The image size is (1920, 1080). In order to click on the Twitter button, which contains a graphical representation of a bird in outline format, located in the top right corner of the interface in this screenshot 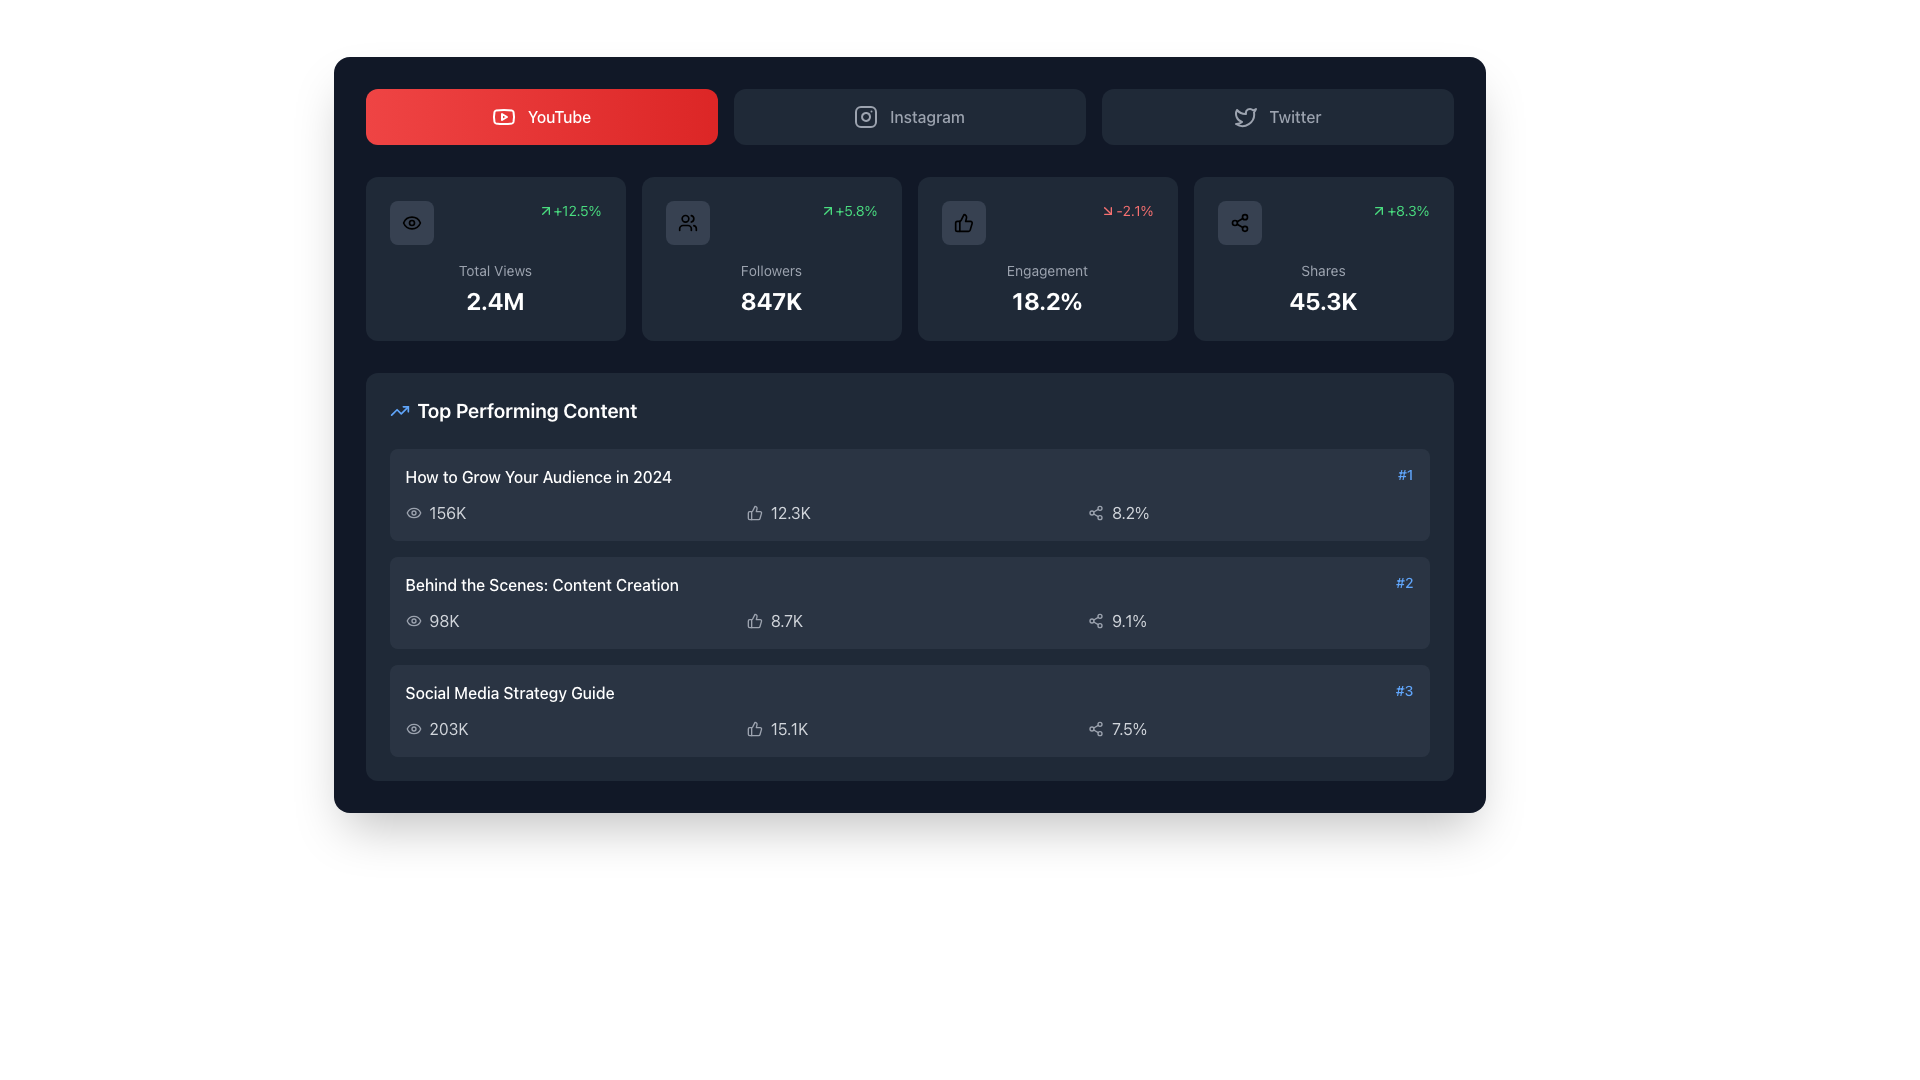, I will do `click(1244, 117)`.